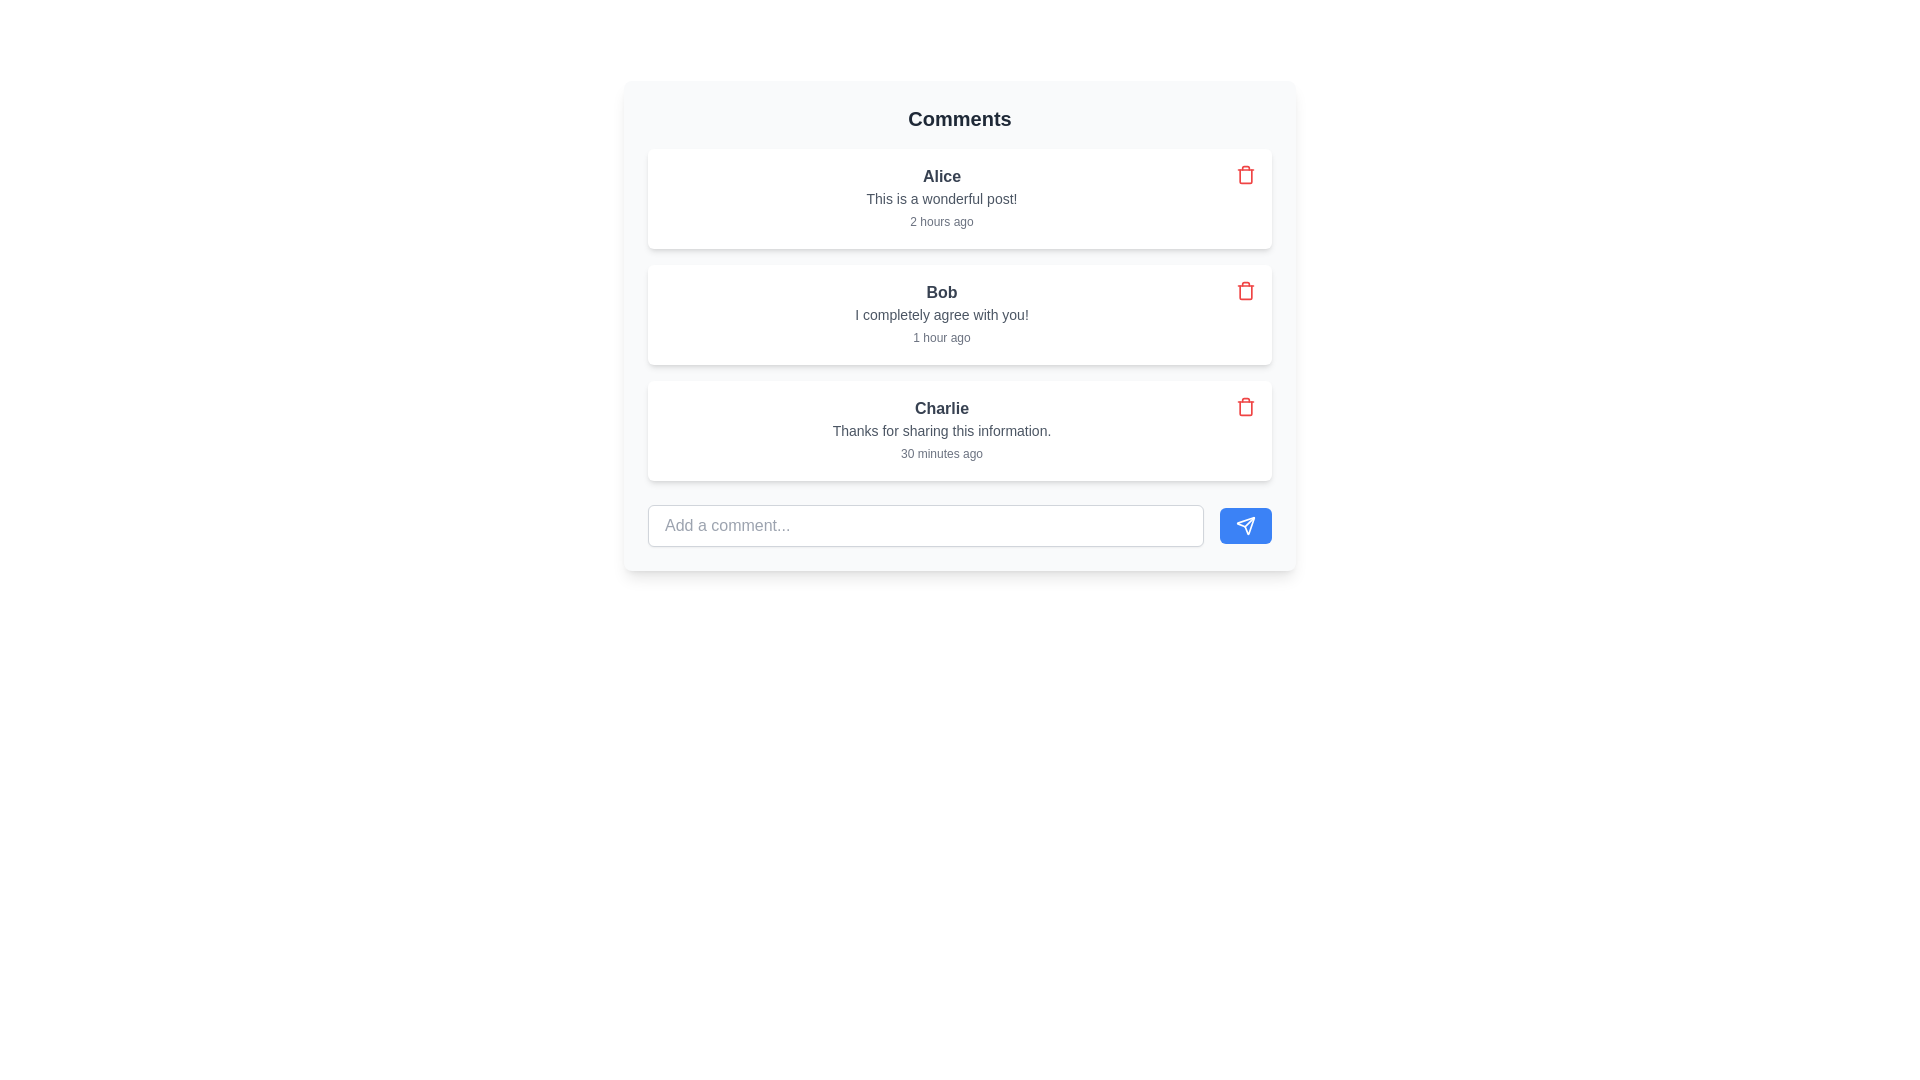 This screenshot has height=1080, width=1920. I want to click on the static timestamp text indicating the time elapsed since Bob's comment was posted, located at the bottom right of his comment card, so click(940, 337).